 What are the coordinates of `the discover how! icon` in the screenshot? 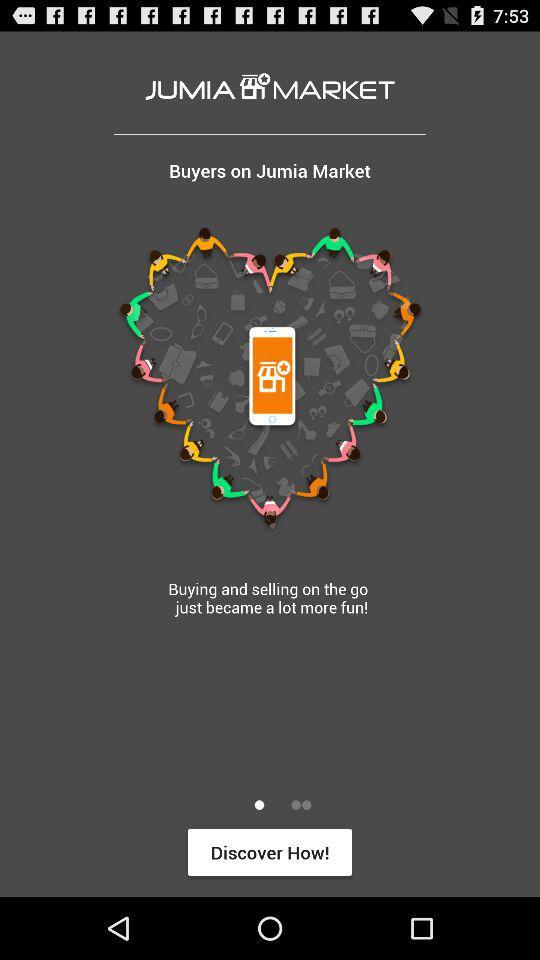 It's located at (270, 851).